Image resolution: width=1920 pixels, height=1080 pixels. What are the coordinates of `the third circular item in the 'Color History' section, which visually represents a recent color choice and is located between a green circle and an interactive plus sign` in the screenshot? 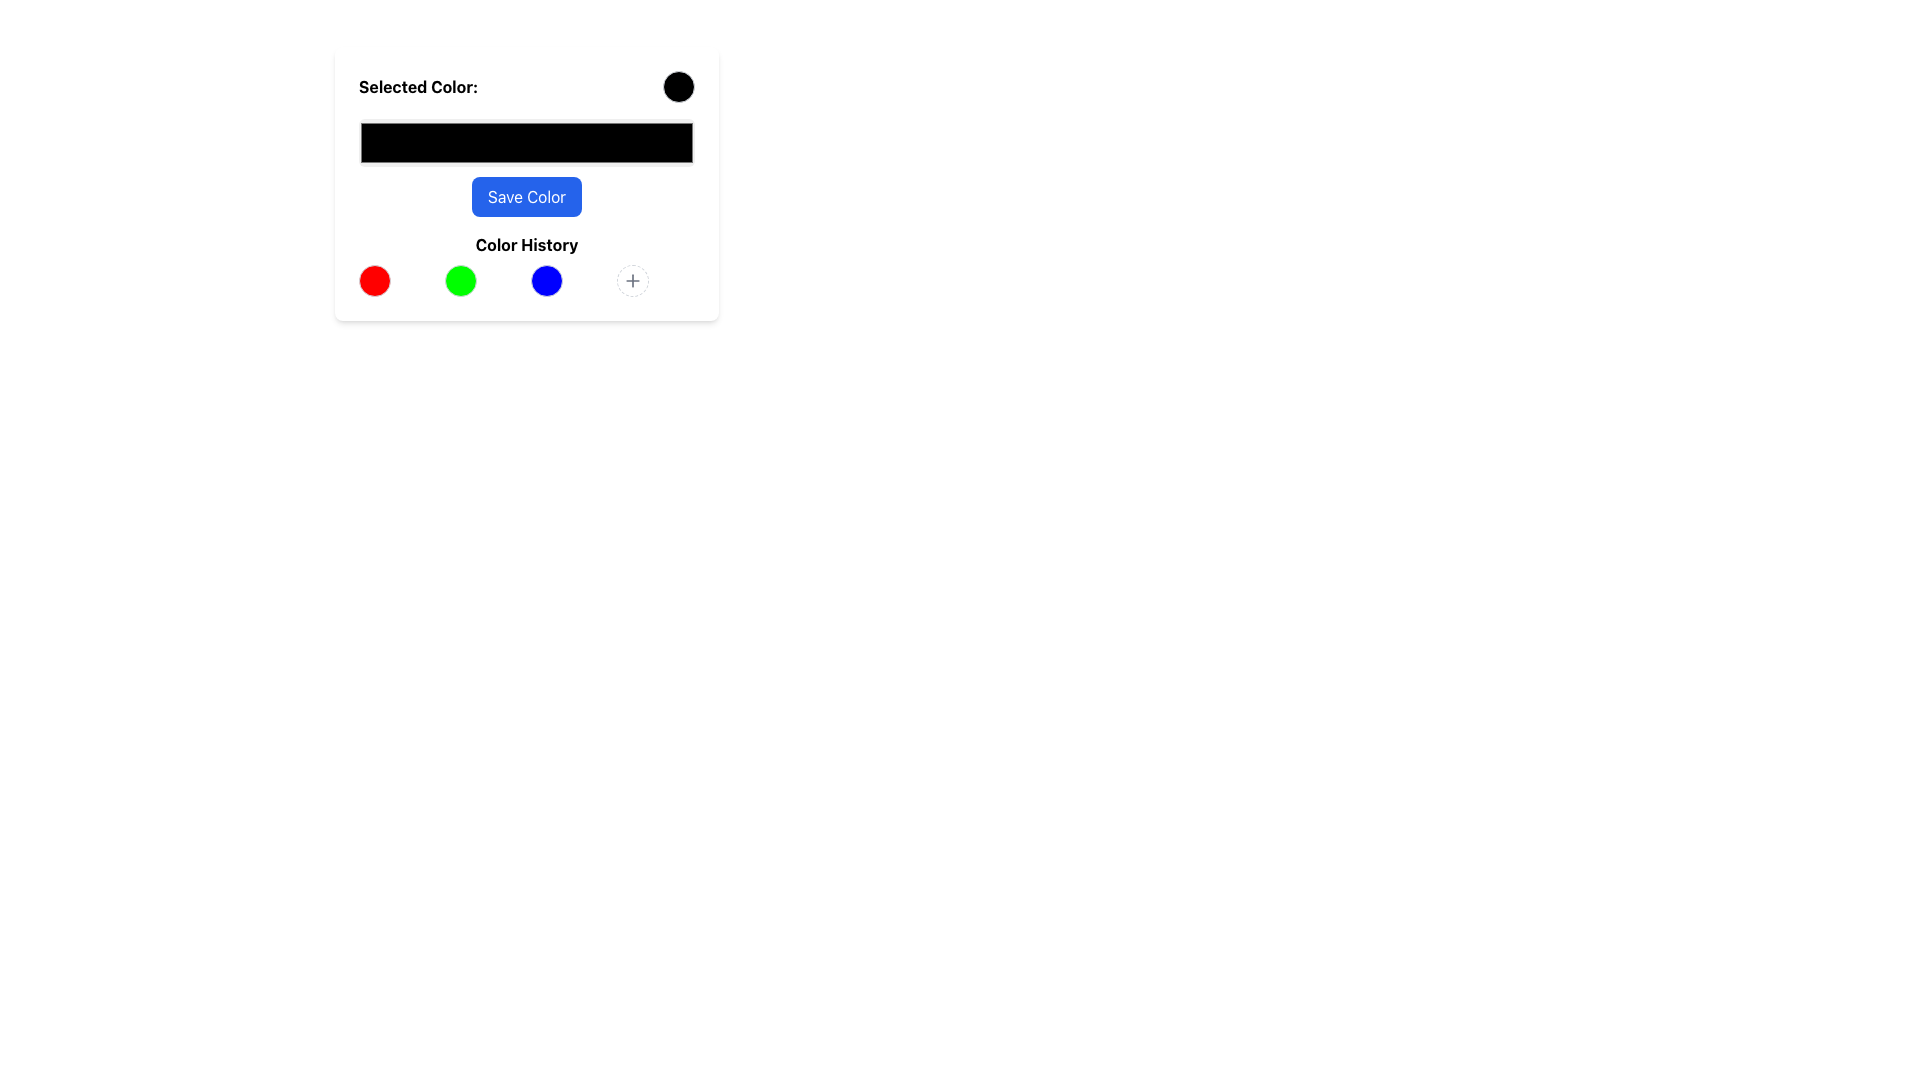 It's located at (547, 281).